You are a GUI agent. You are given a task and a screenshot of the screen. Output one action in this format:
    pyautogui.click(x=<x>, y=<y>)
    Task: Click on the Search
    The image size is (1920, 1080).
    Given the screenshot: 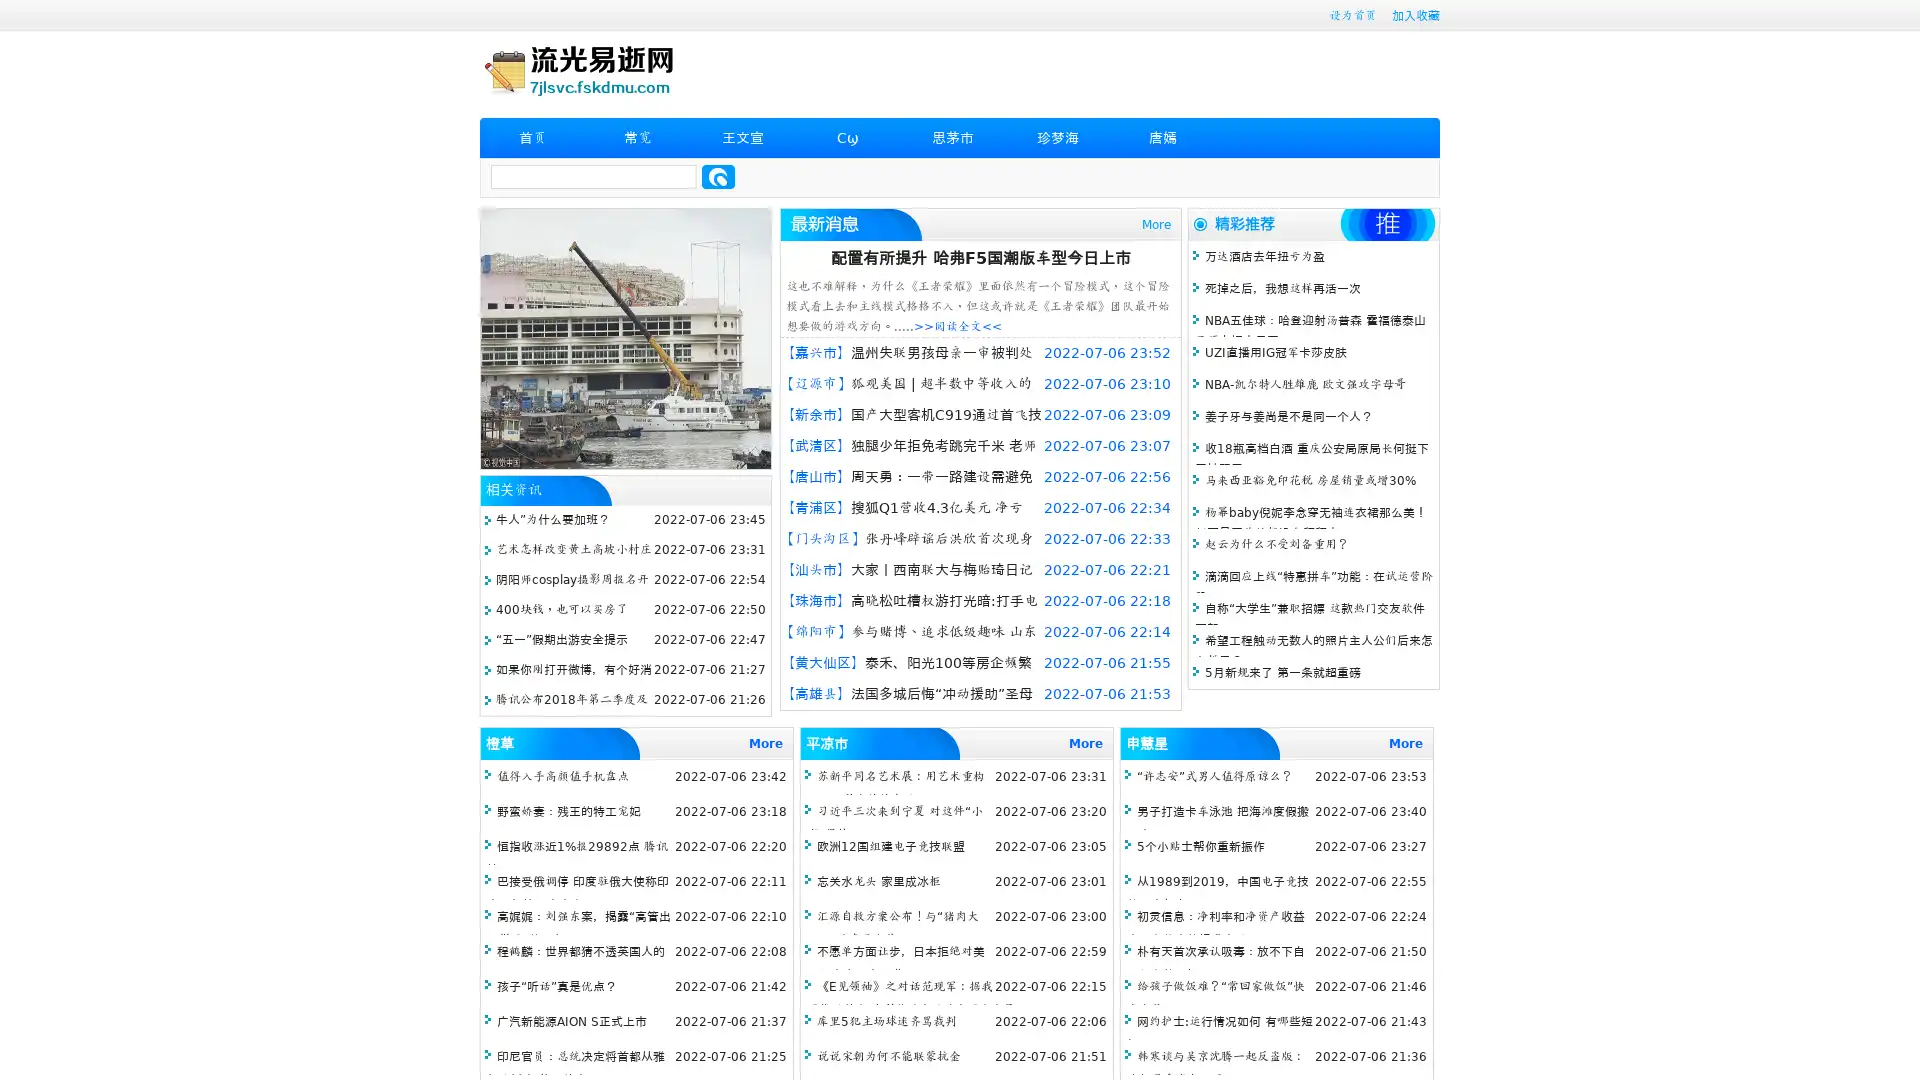 What is the action you would take?
    pyautogui.click(x=718, y=176)
    